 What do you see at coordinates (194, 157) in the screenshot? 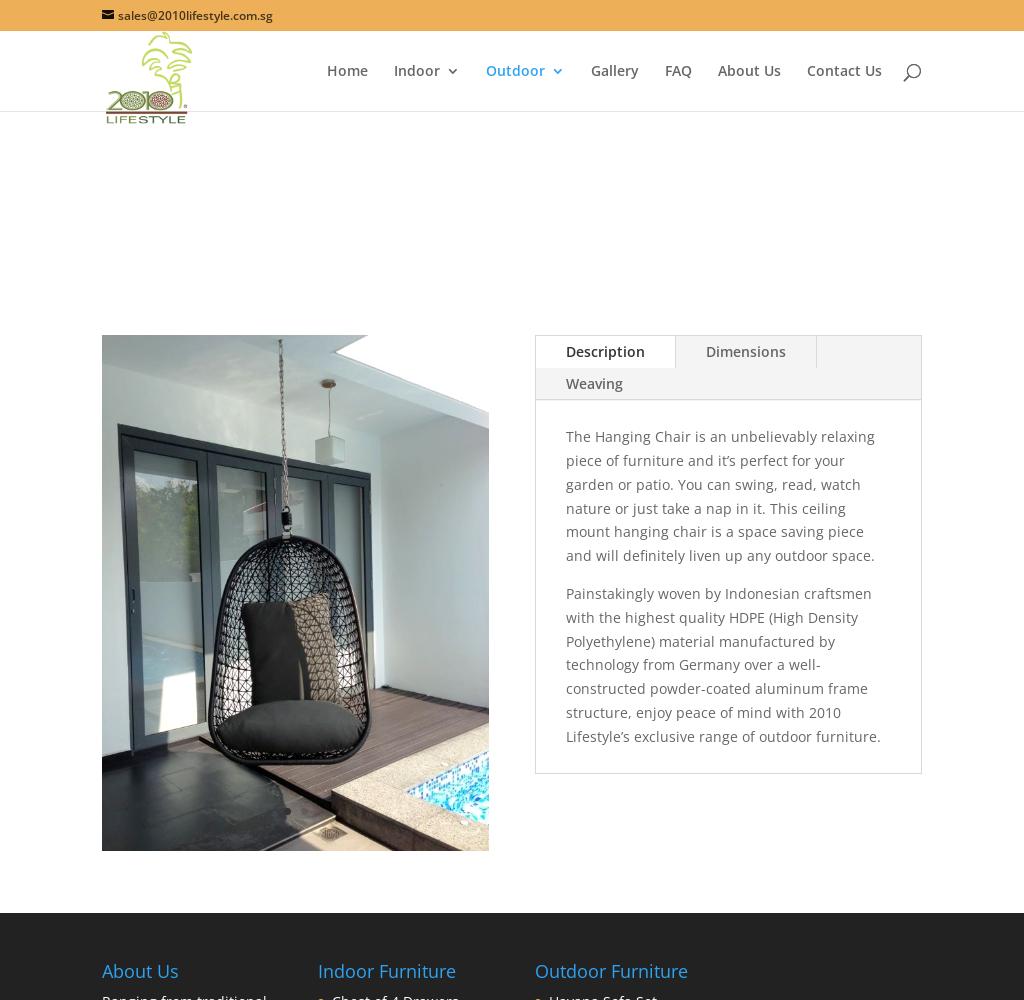
I see `'Patio Furniture'` at bounding box center [194, 157].